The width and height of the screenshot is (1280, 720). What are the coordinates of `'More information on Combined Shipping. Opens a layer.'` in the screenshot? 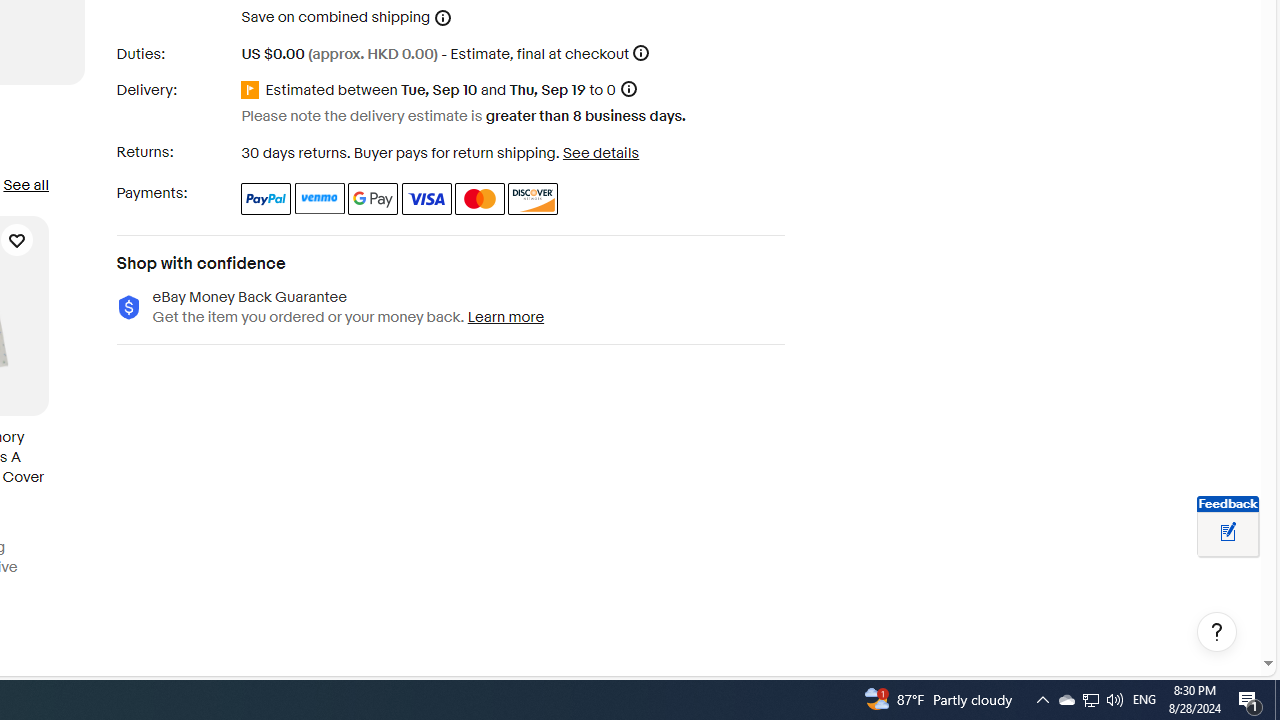 It's located at (442, 17).